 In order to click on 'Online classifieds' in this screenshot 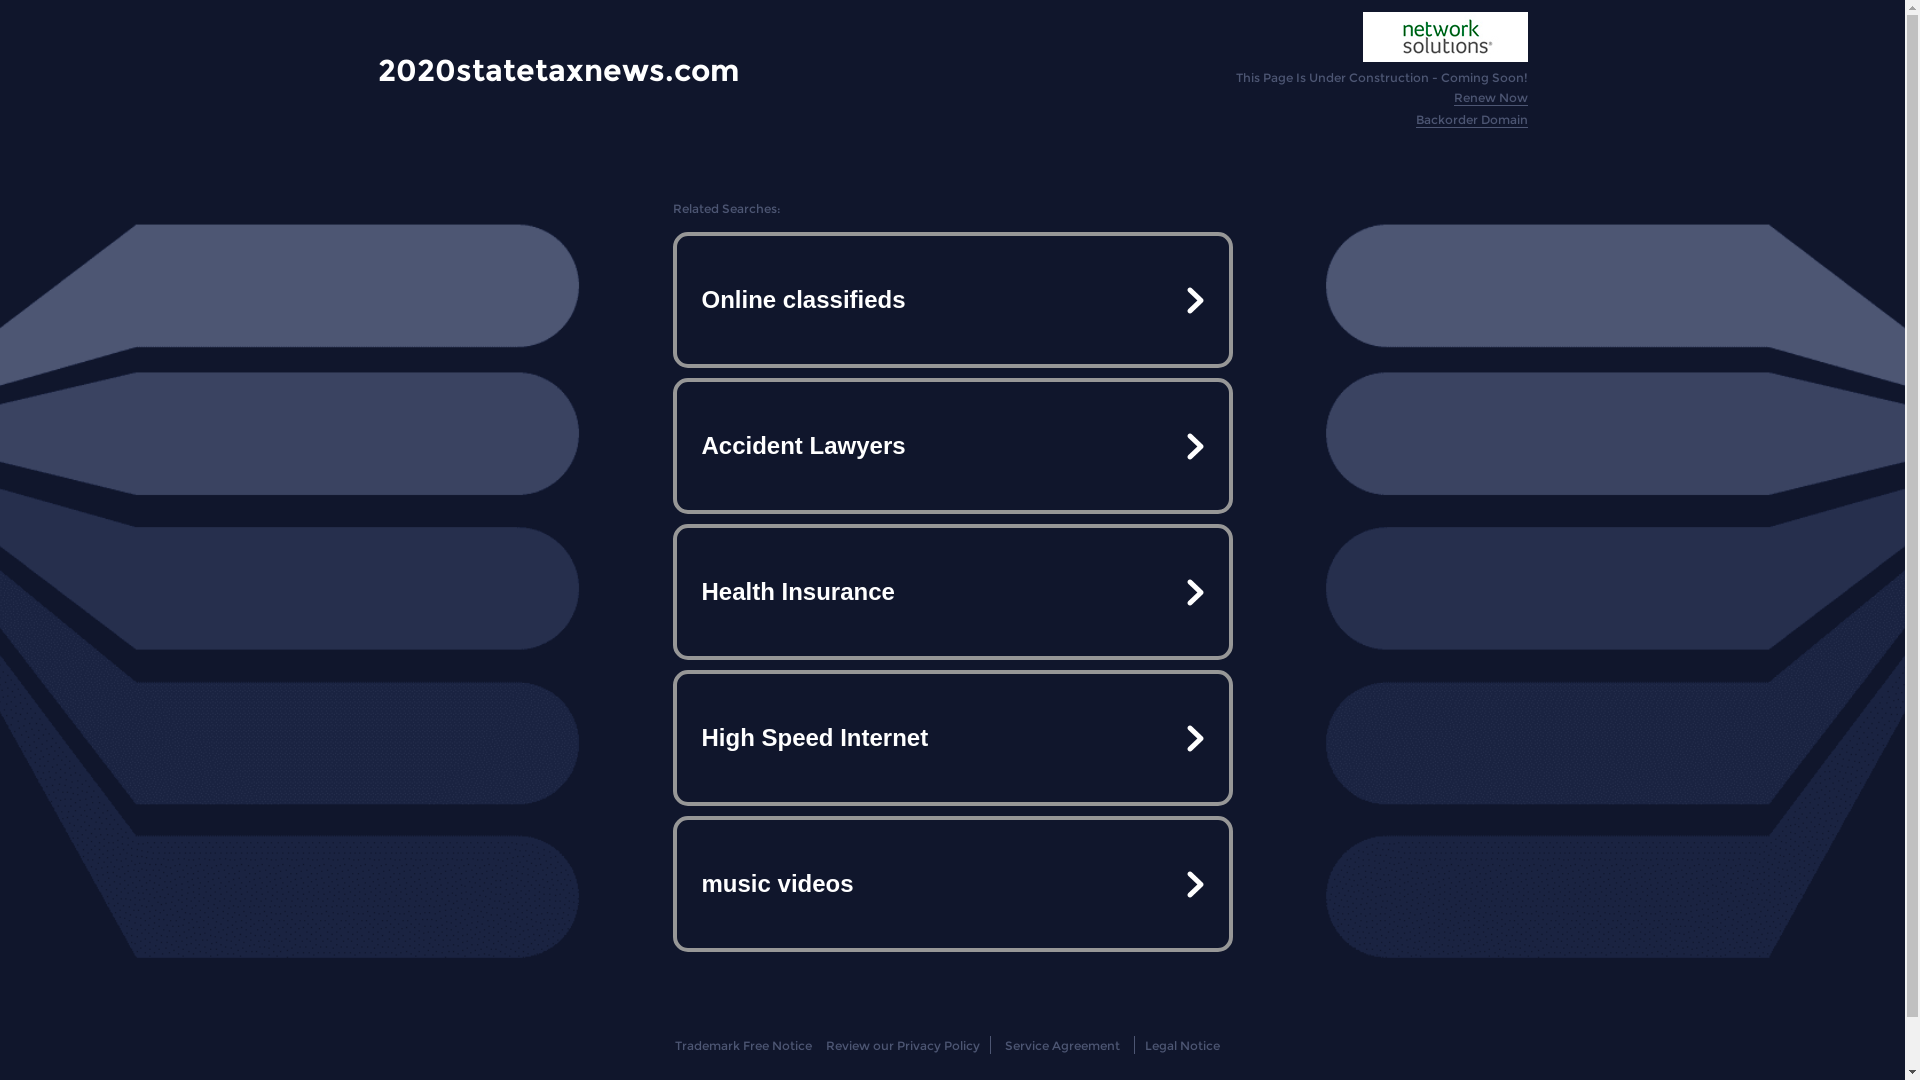, I will do `click(950, 300)`.